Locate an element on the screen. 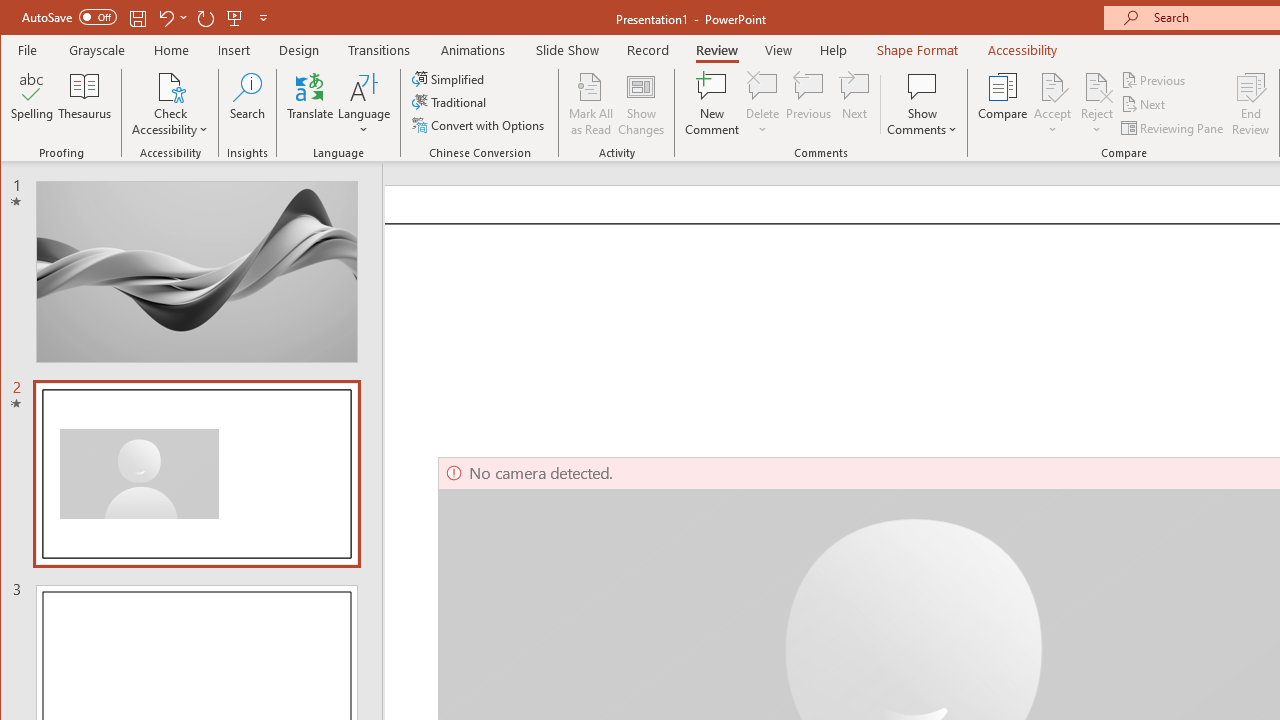  'Convert with Options...' is located at coordinates (480, 125).